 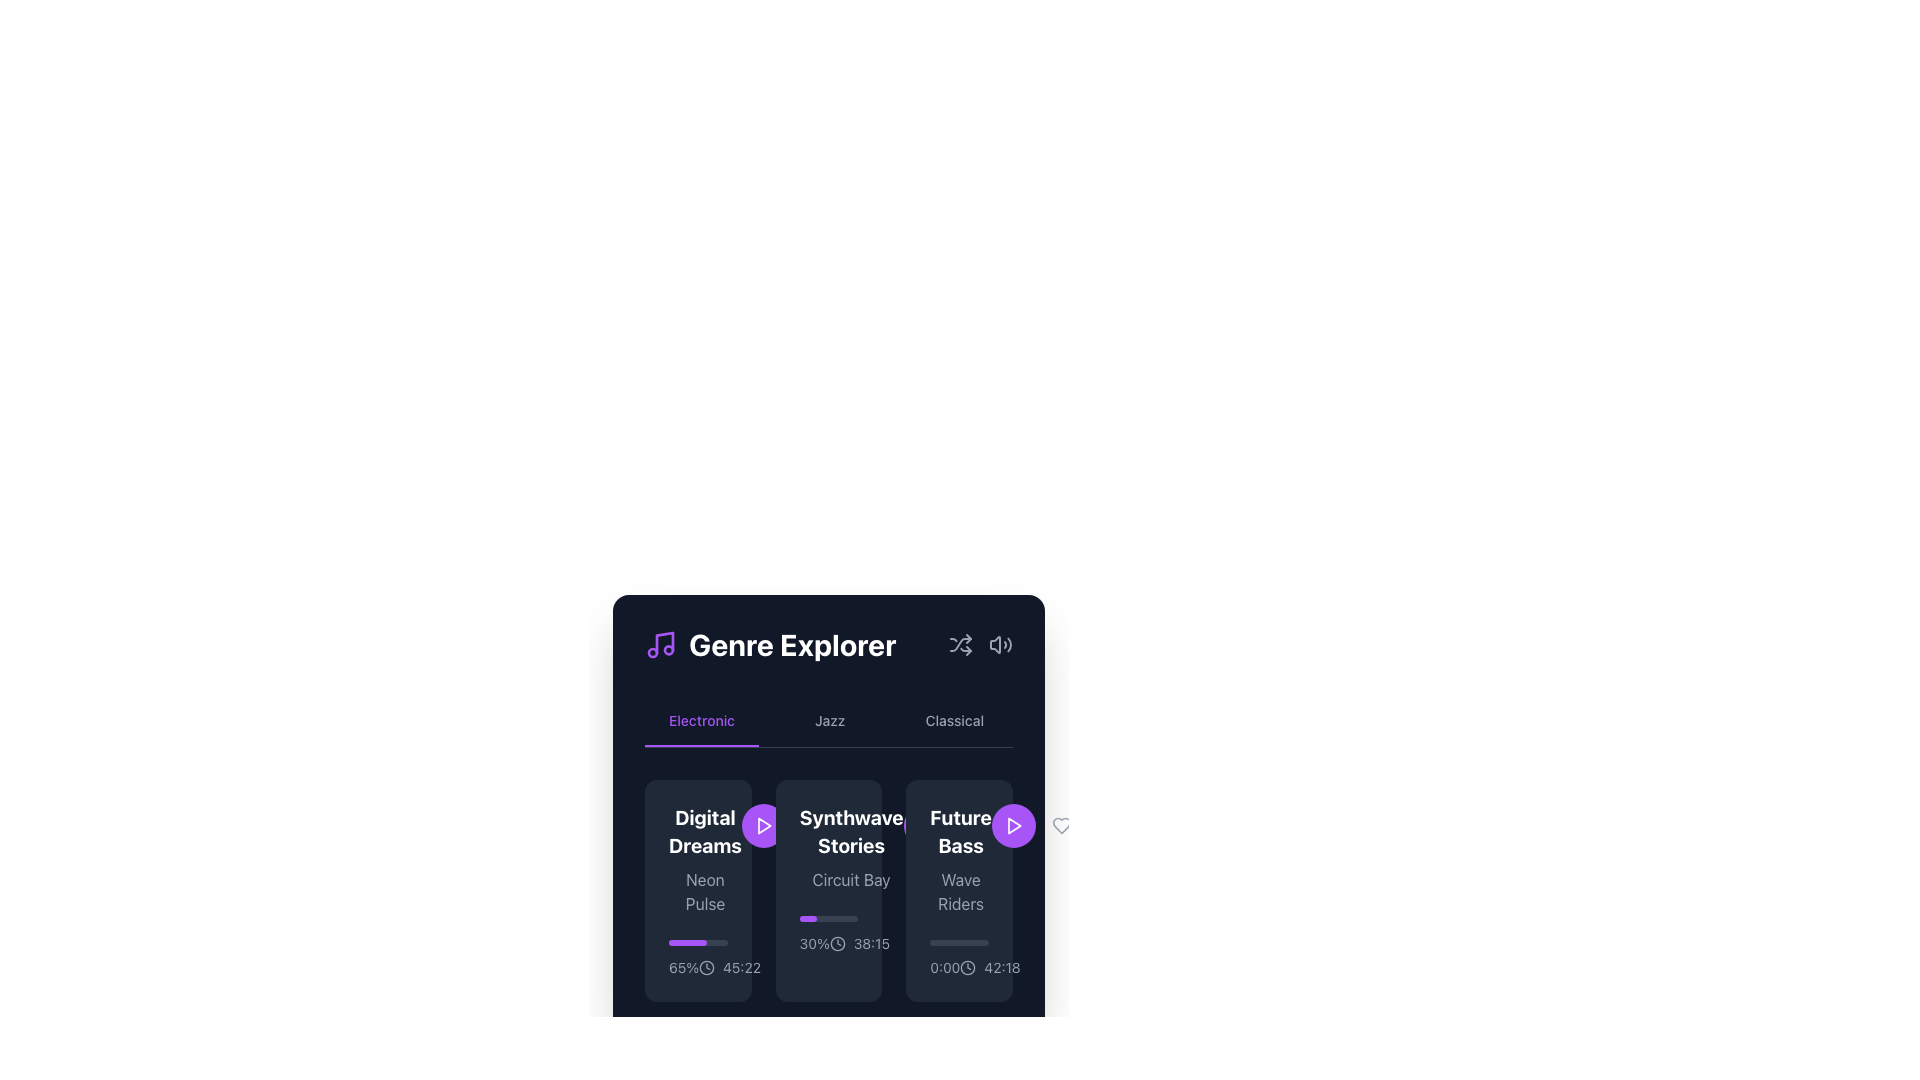 What do you see at coordinates (688, 942) in the screenshot?
I see `the progress bar segment located below the 'Digital Dreams' card in the 'Genre Explorer' interface, which visually indicates progress and is positioned at approximately 65% completion` at bounding box center [688, 942].